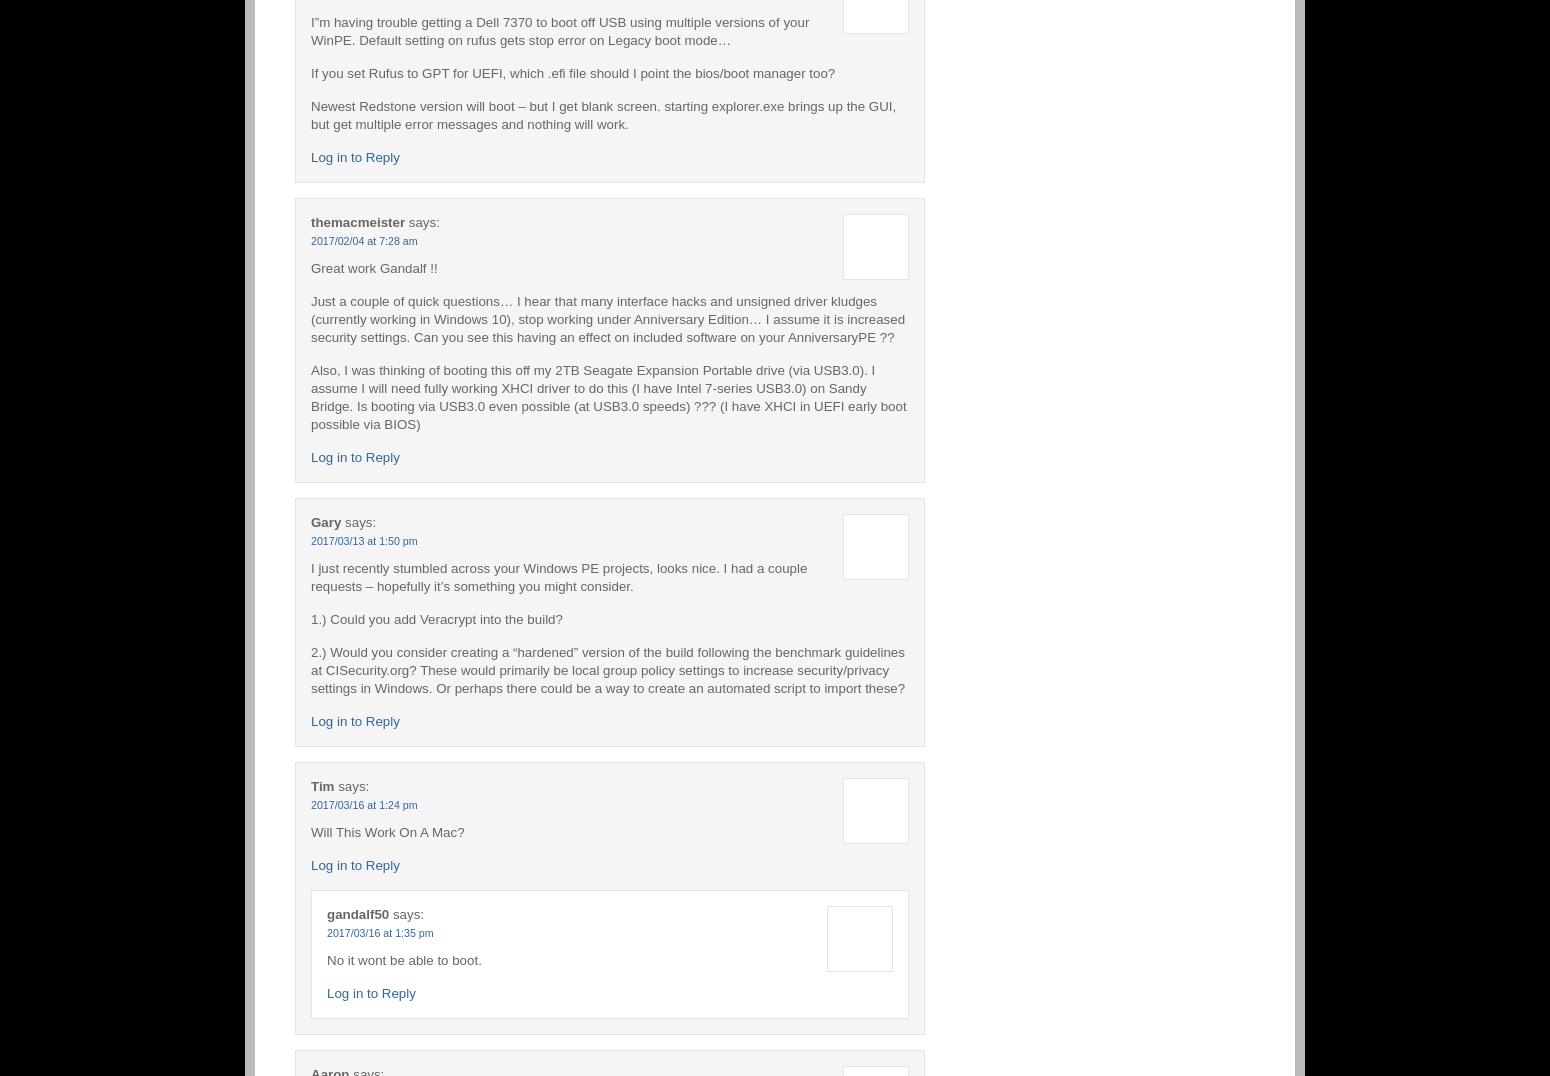 The image size is (1550, 1076). Describe the element at coordinates (310, 267) in the screenshot. I see `'Great work Gandalf !!'` at that location.